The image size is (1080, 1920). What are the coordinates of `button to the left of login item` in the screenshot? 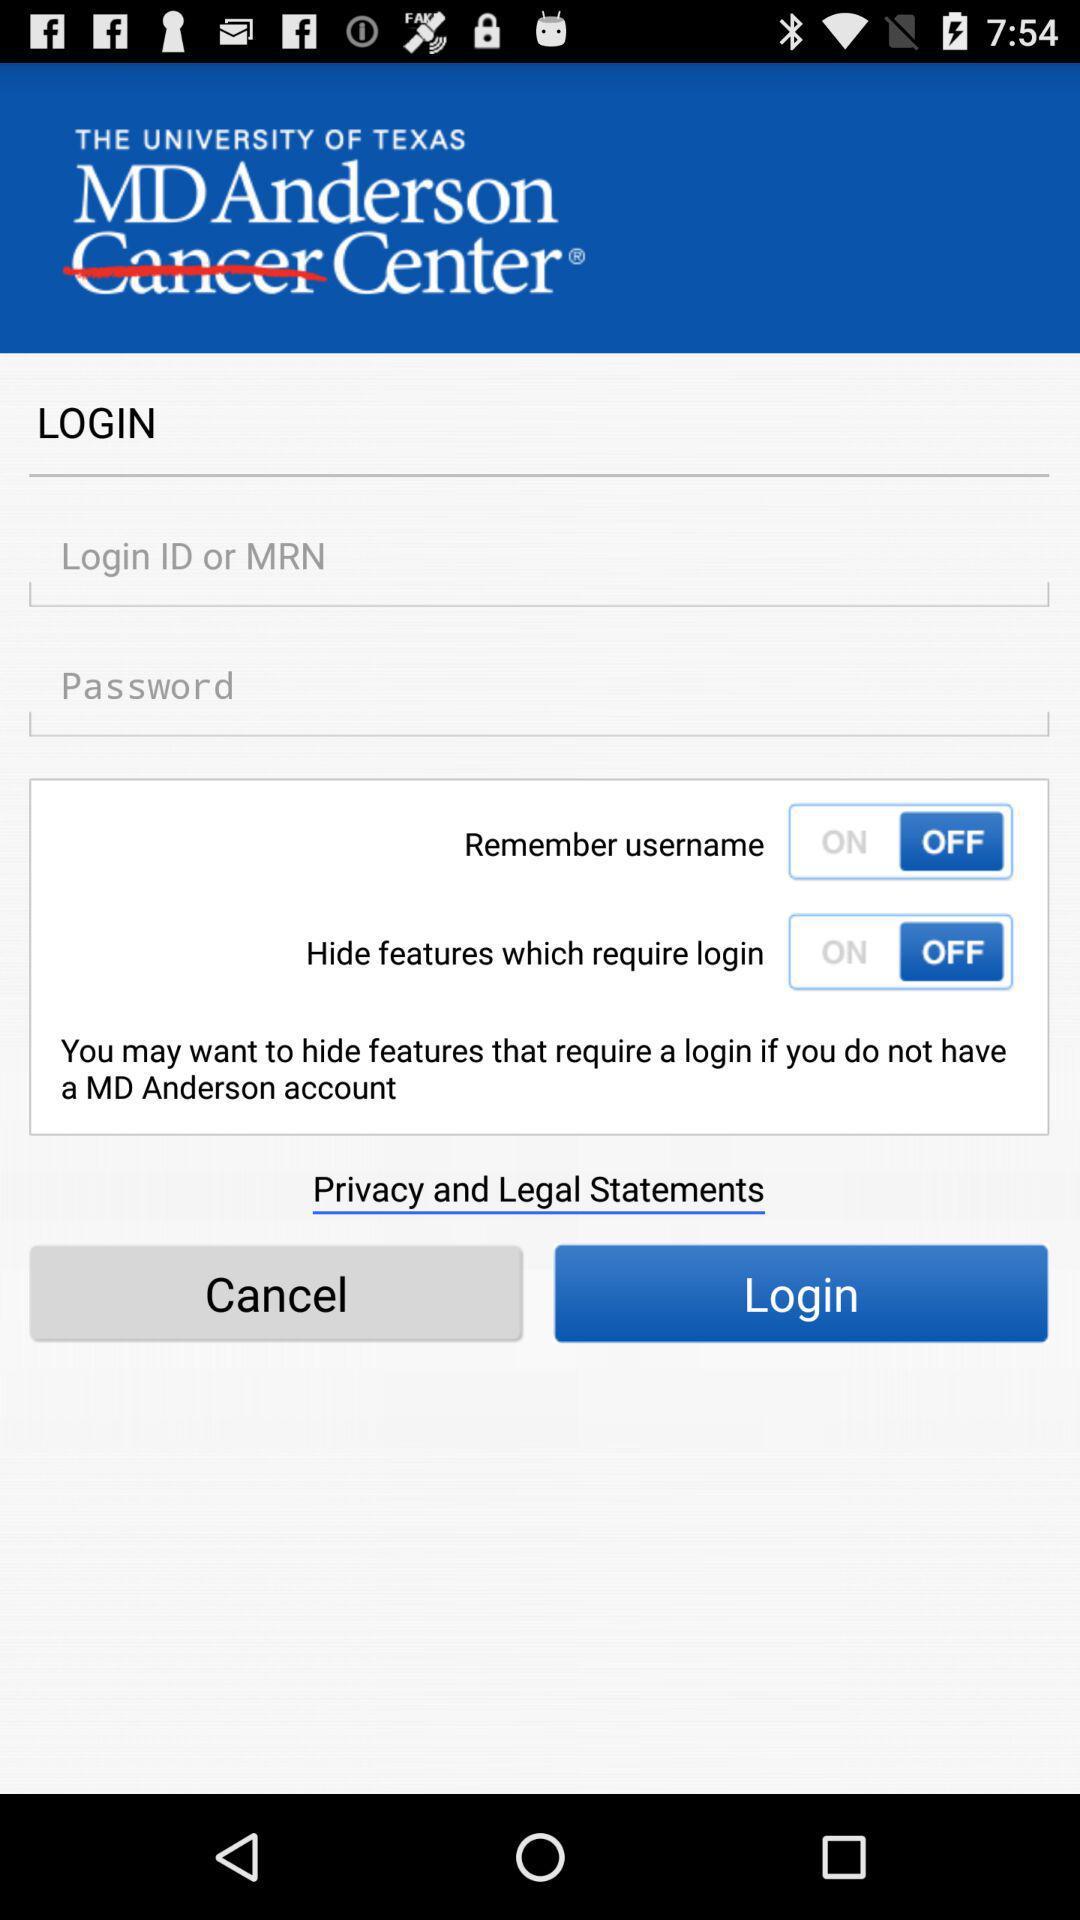 It's located at (276, 1293).